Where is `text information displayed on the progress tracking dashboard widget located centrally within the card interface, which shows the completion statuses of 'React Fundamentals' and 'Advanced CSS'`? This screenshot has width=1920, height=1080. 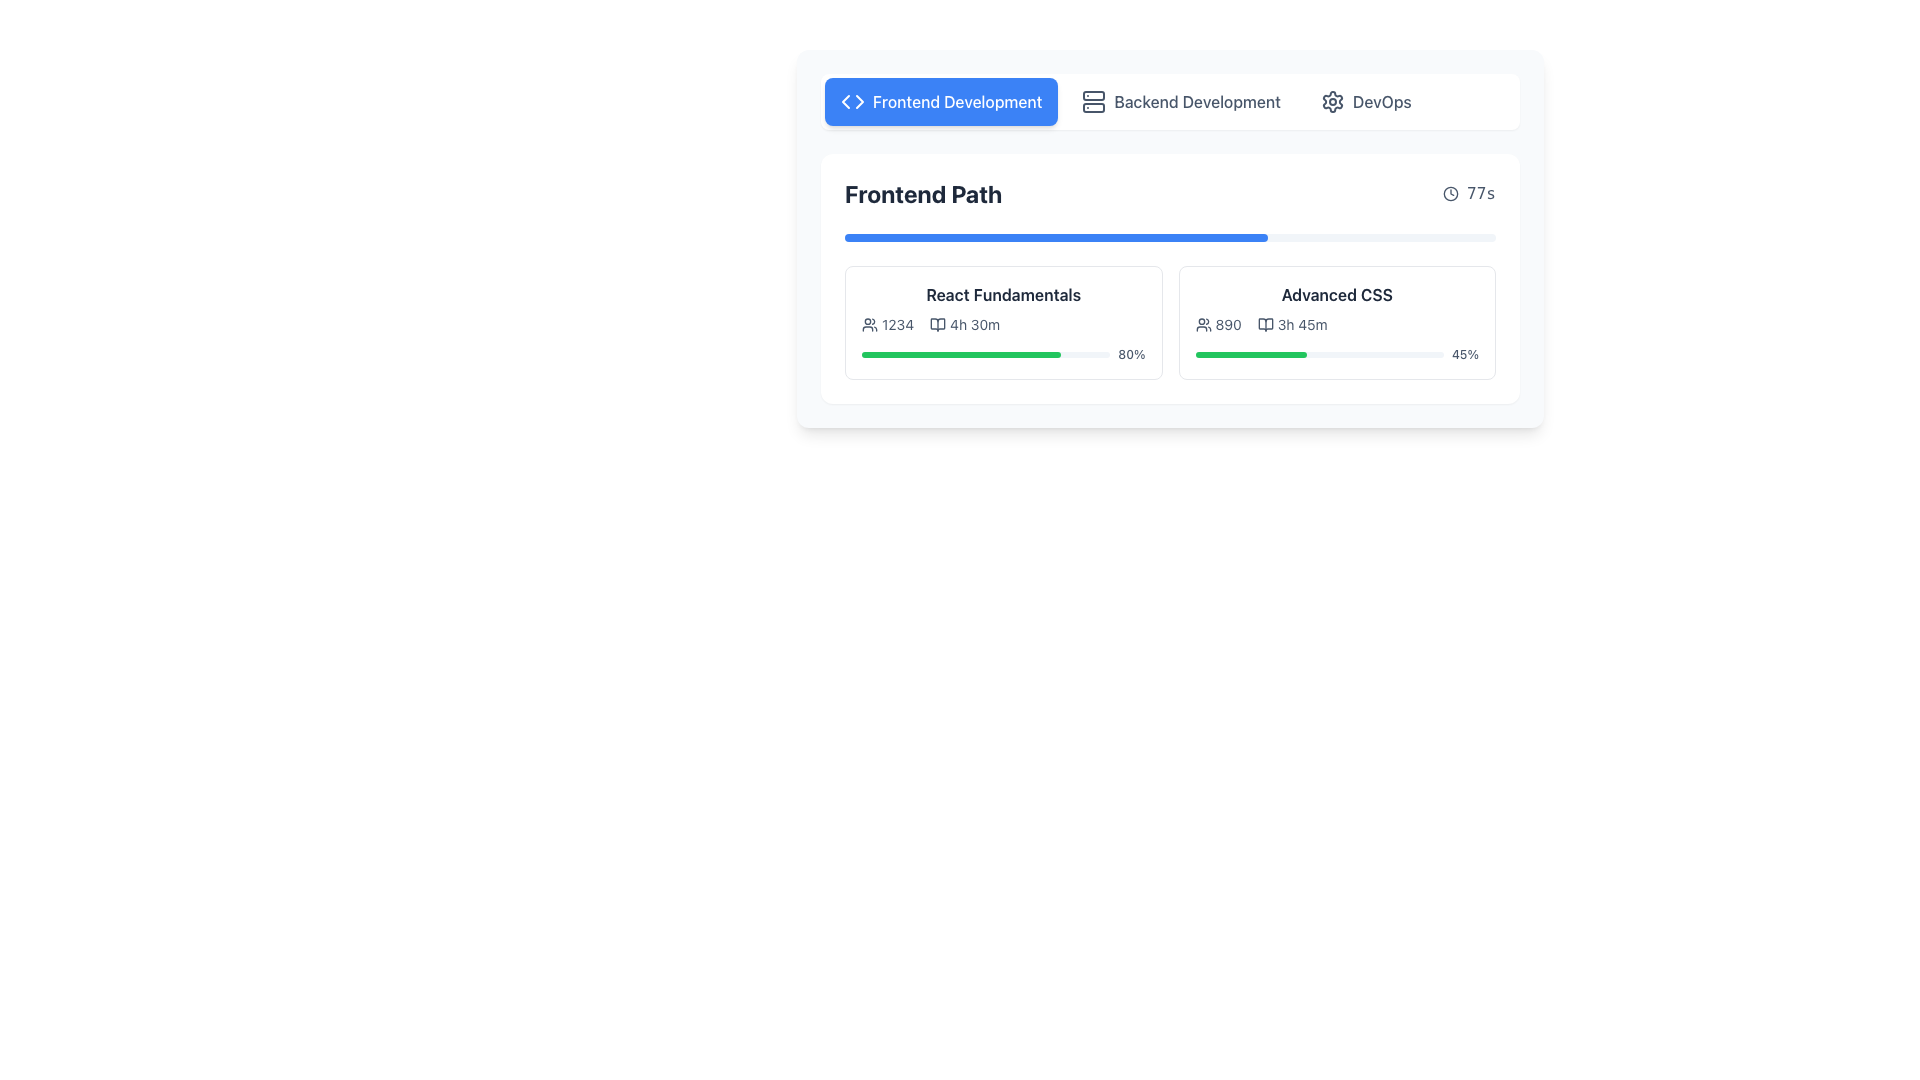
text information displayed on the progress tracking dashboard widget located centrally within the card interface, which shows the completion statuses of 'React Fundamentals' and 'Advanced CSS' is located at coordinates (1170, 238).